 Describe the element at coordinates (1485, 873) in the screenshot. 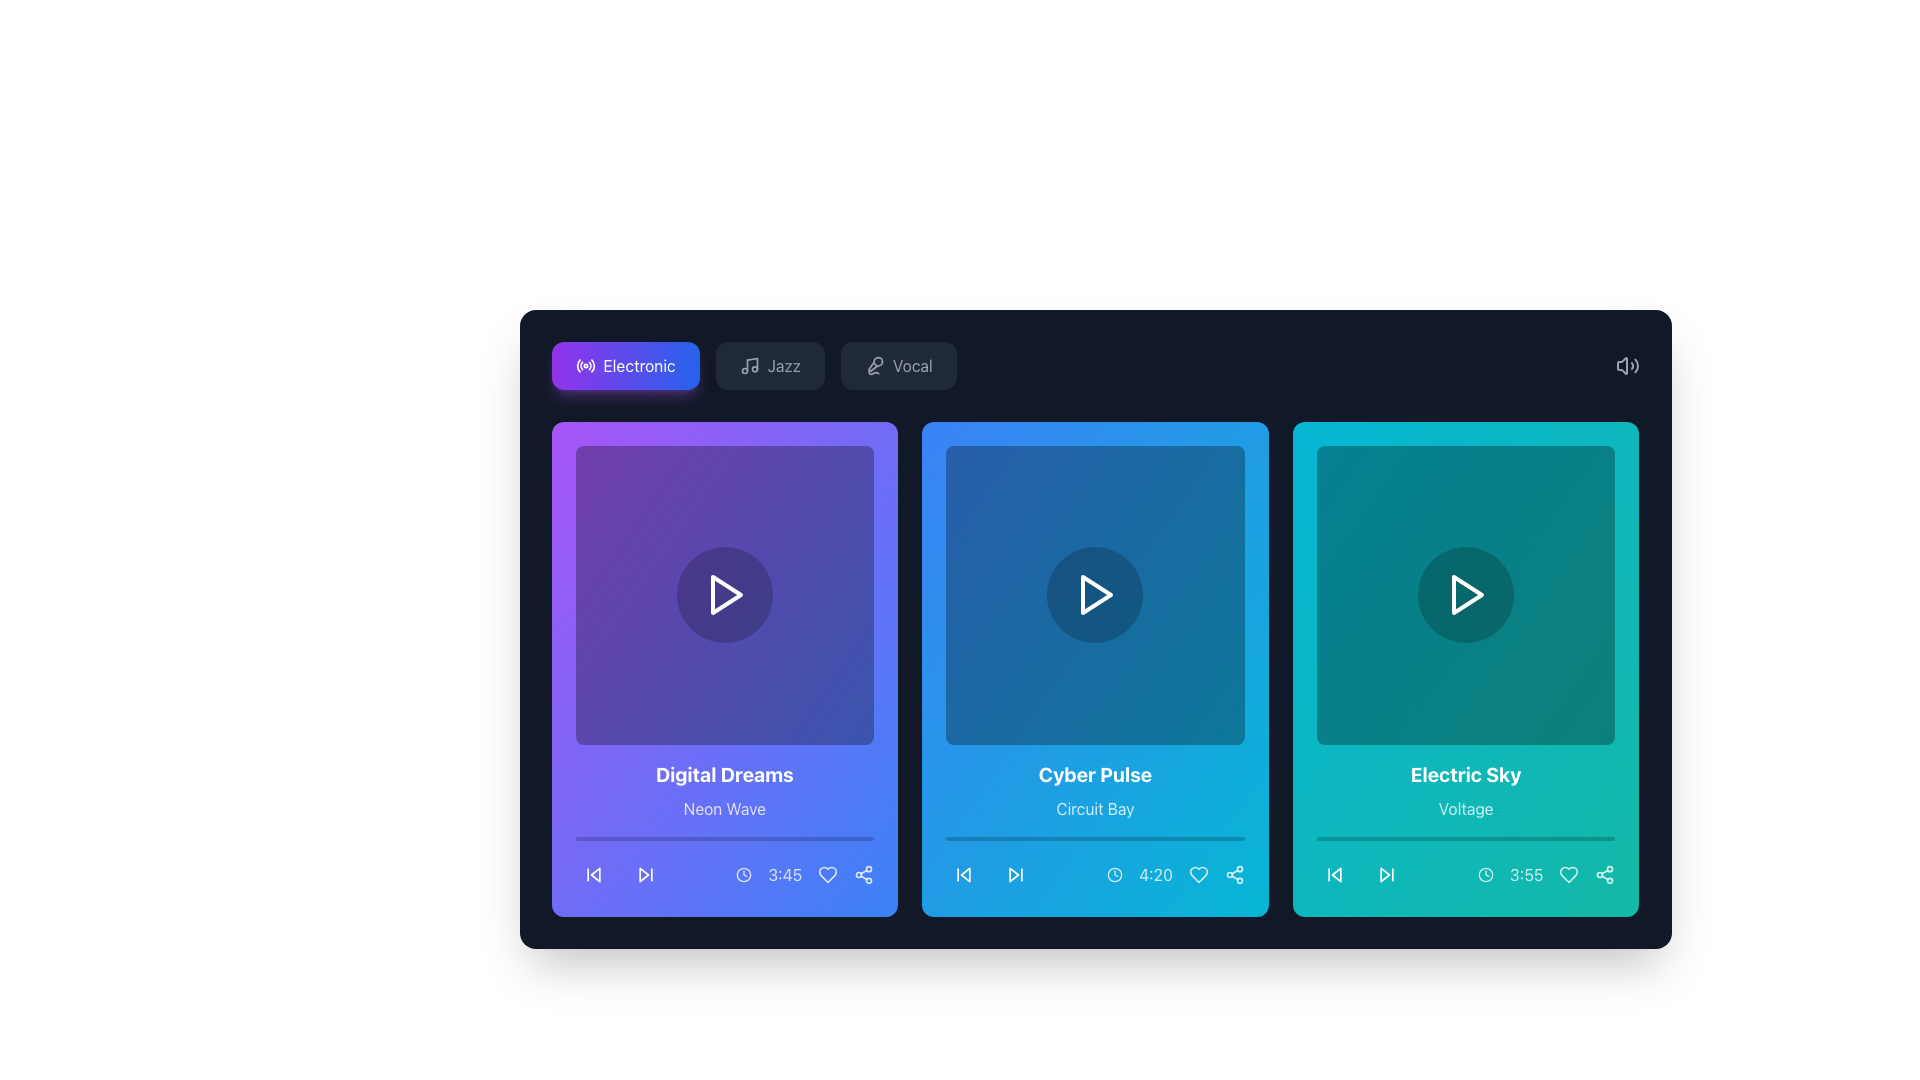

I see `the time icon representing '3:55' located in the bottom right section of the 'Electric Sky' card` at that location.